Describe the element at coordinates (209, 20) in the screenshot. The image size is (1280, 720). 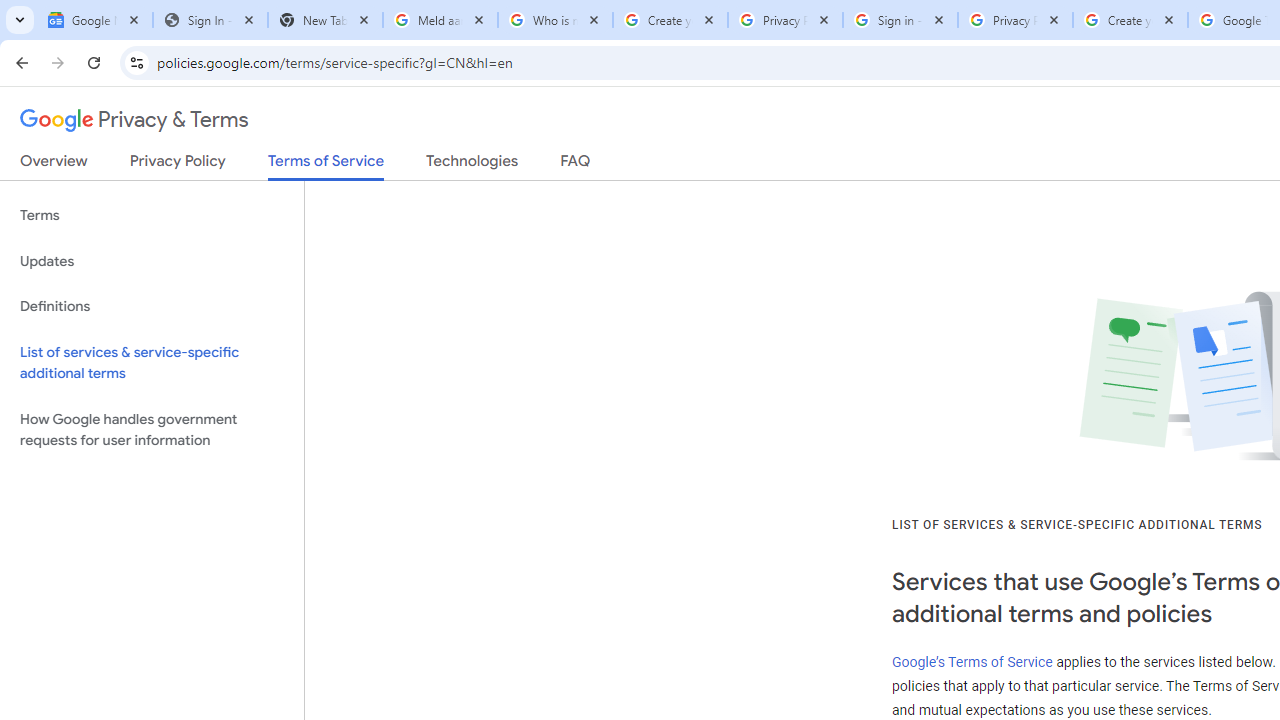
I see `'Sign In - USA TODAY'` at that location.